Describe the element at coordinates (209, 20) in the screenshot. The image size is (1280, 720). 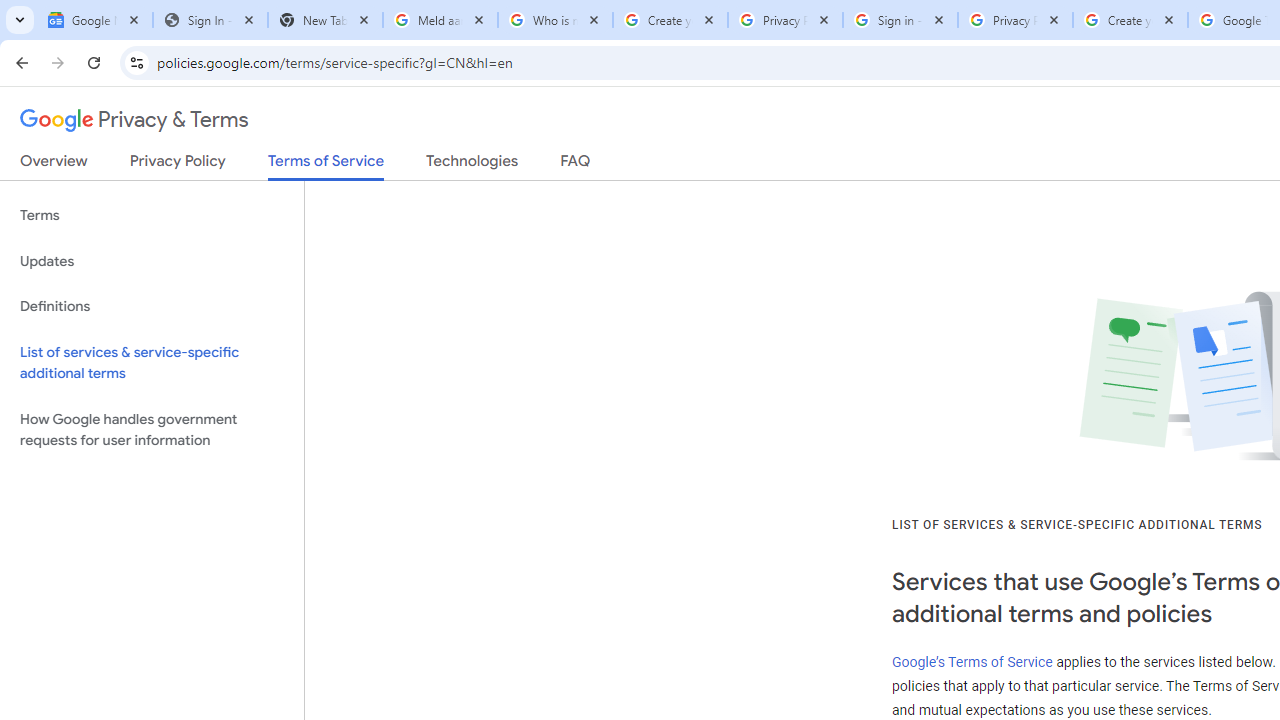
I see `'Sign In - USA TODAY'` at that location.